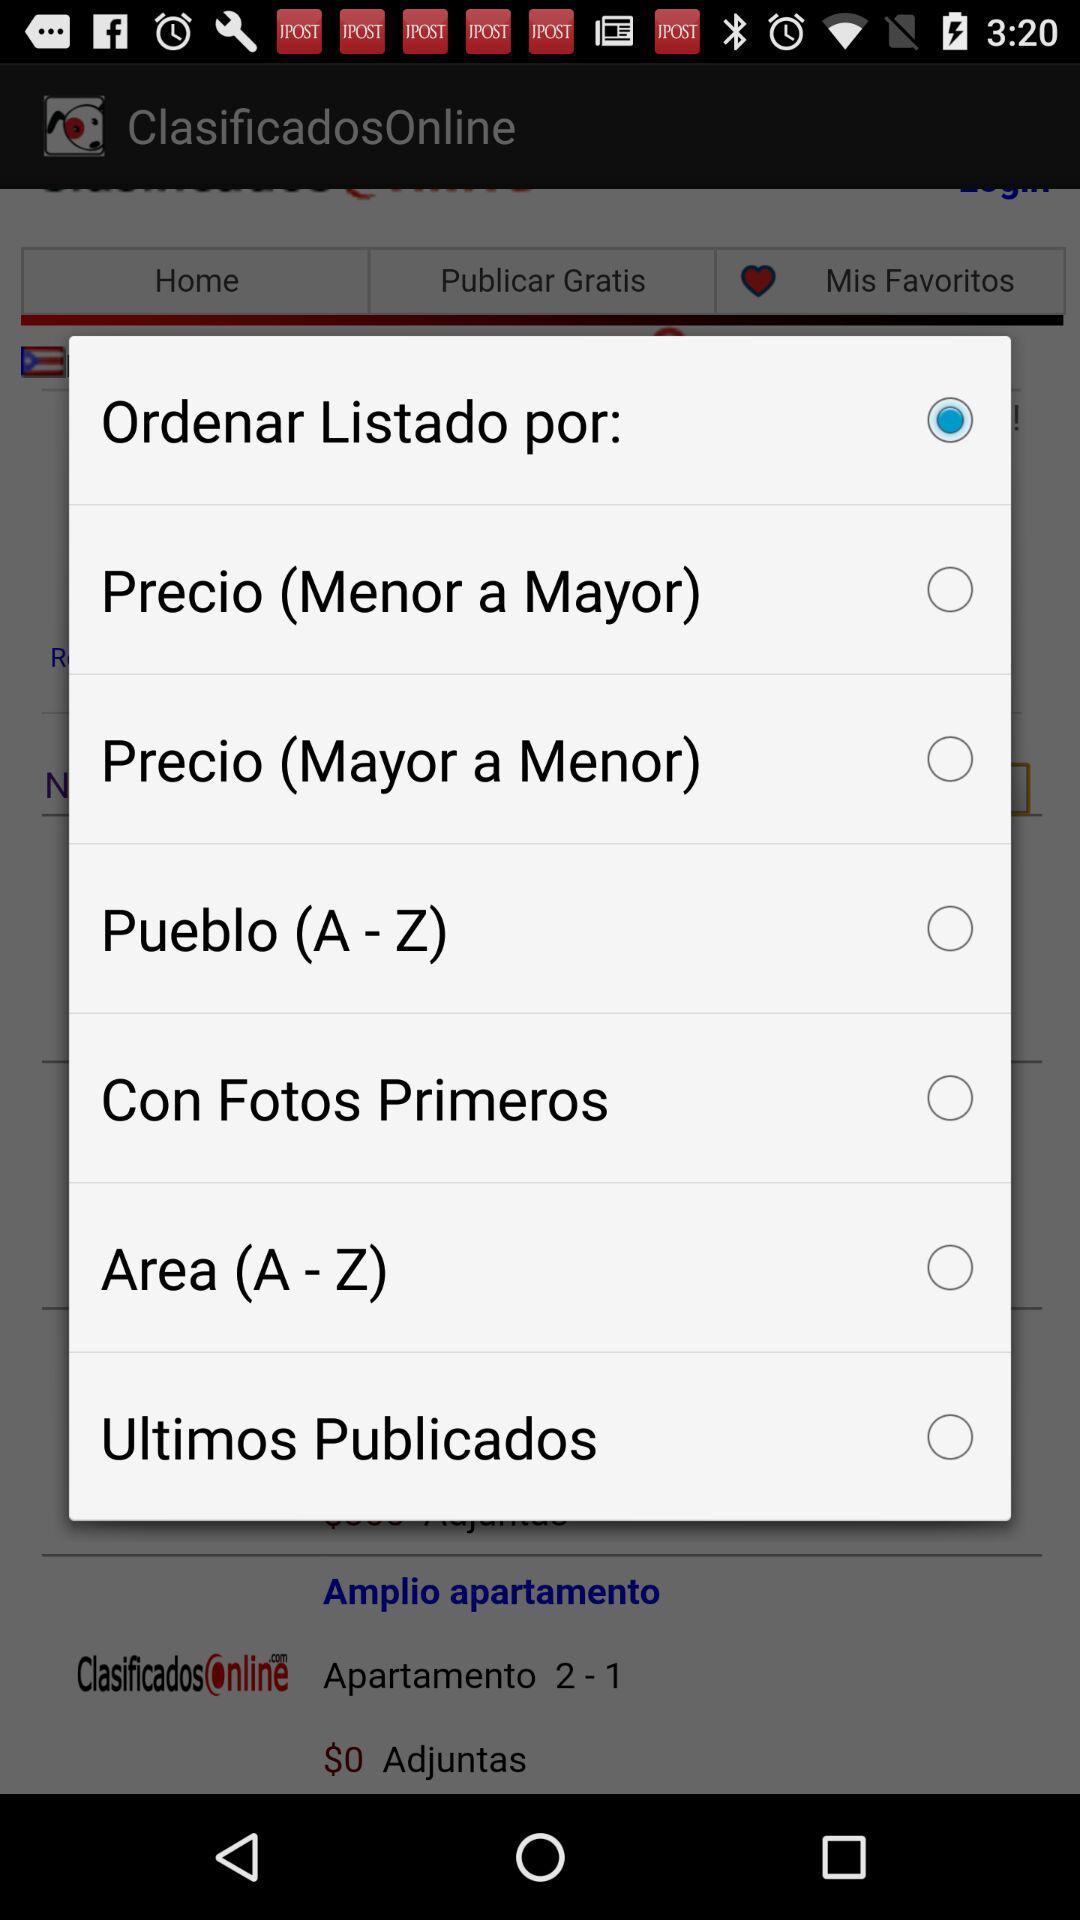  What do you see at coordinates (540, 418) in the screenshot?
I see `checkbox above precio menor a icon` at bounding box center [540, 418].